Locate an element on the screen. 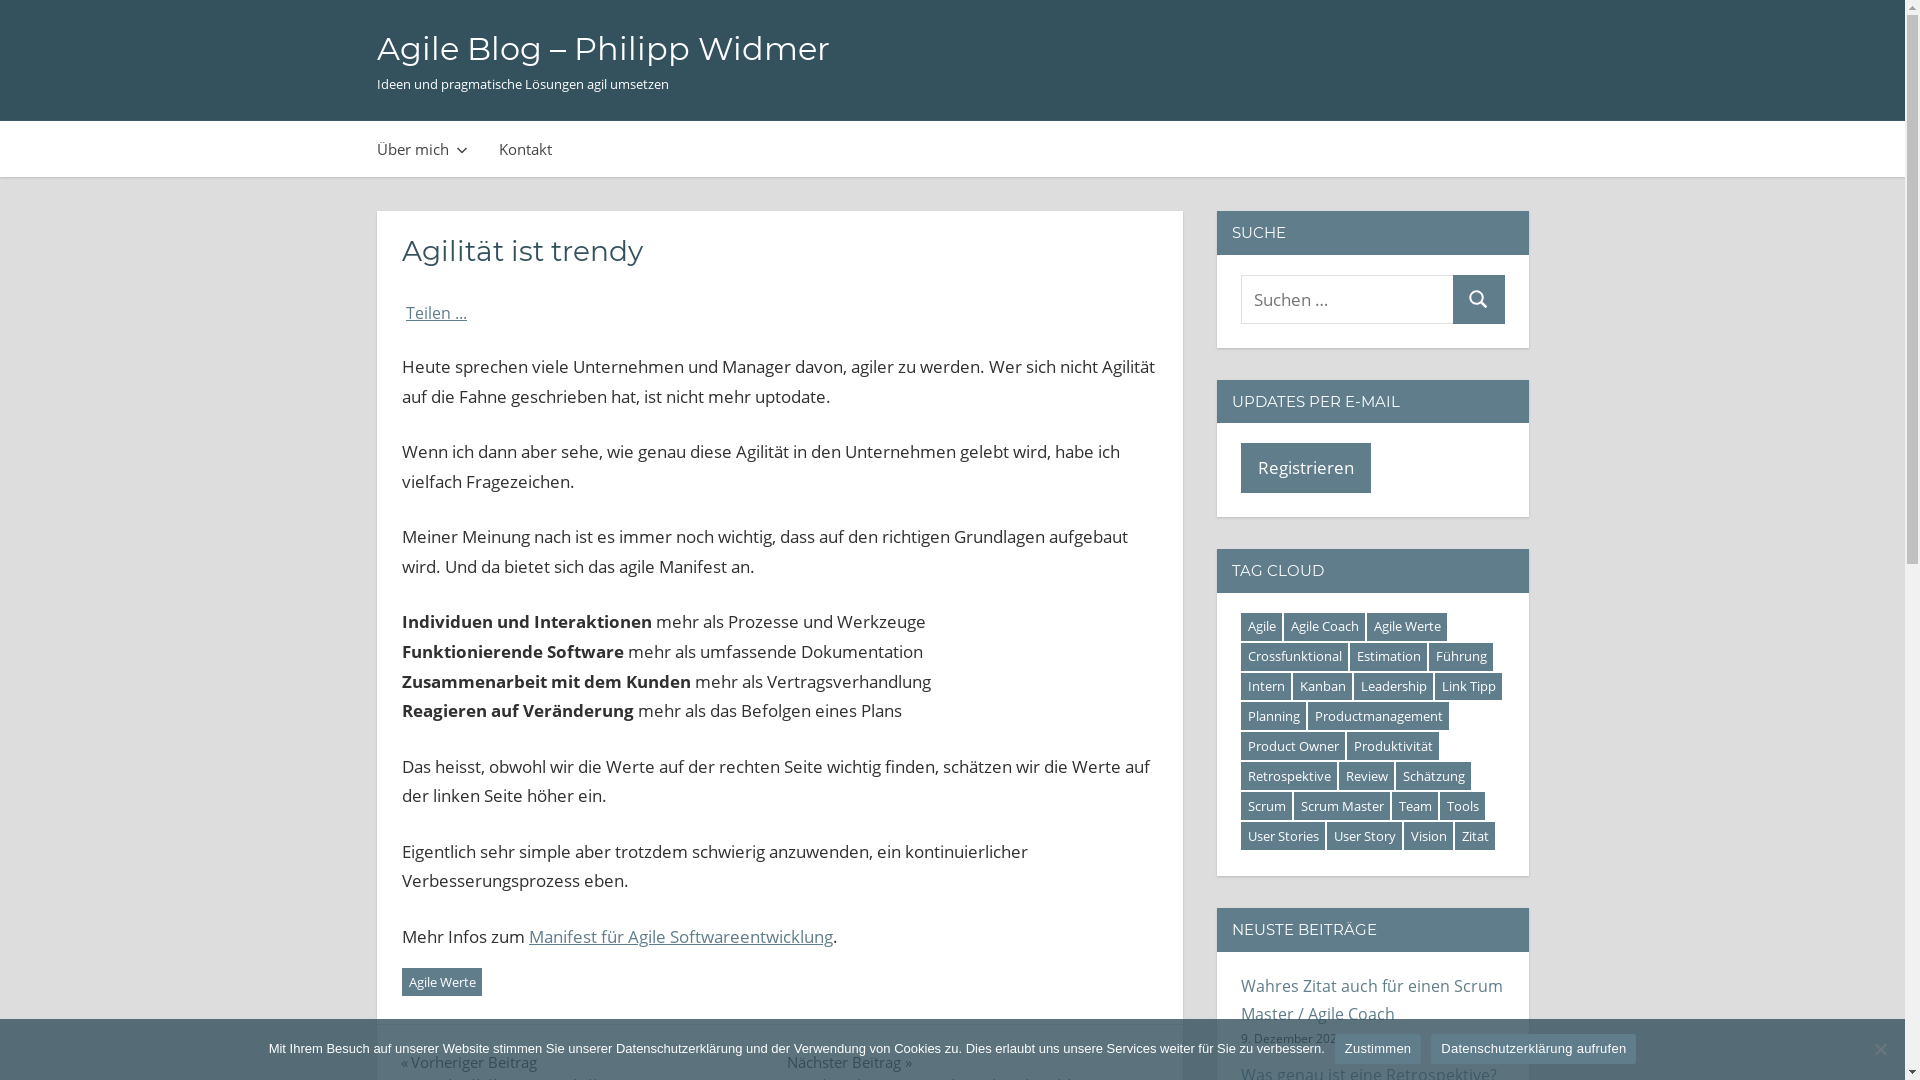 This screenshot has height=1080, width=1920. 'Suchen' is located at coordinates (1478, 298).